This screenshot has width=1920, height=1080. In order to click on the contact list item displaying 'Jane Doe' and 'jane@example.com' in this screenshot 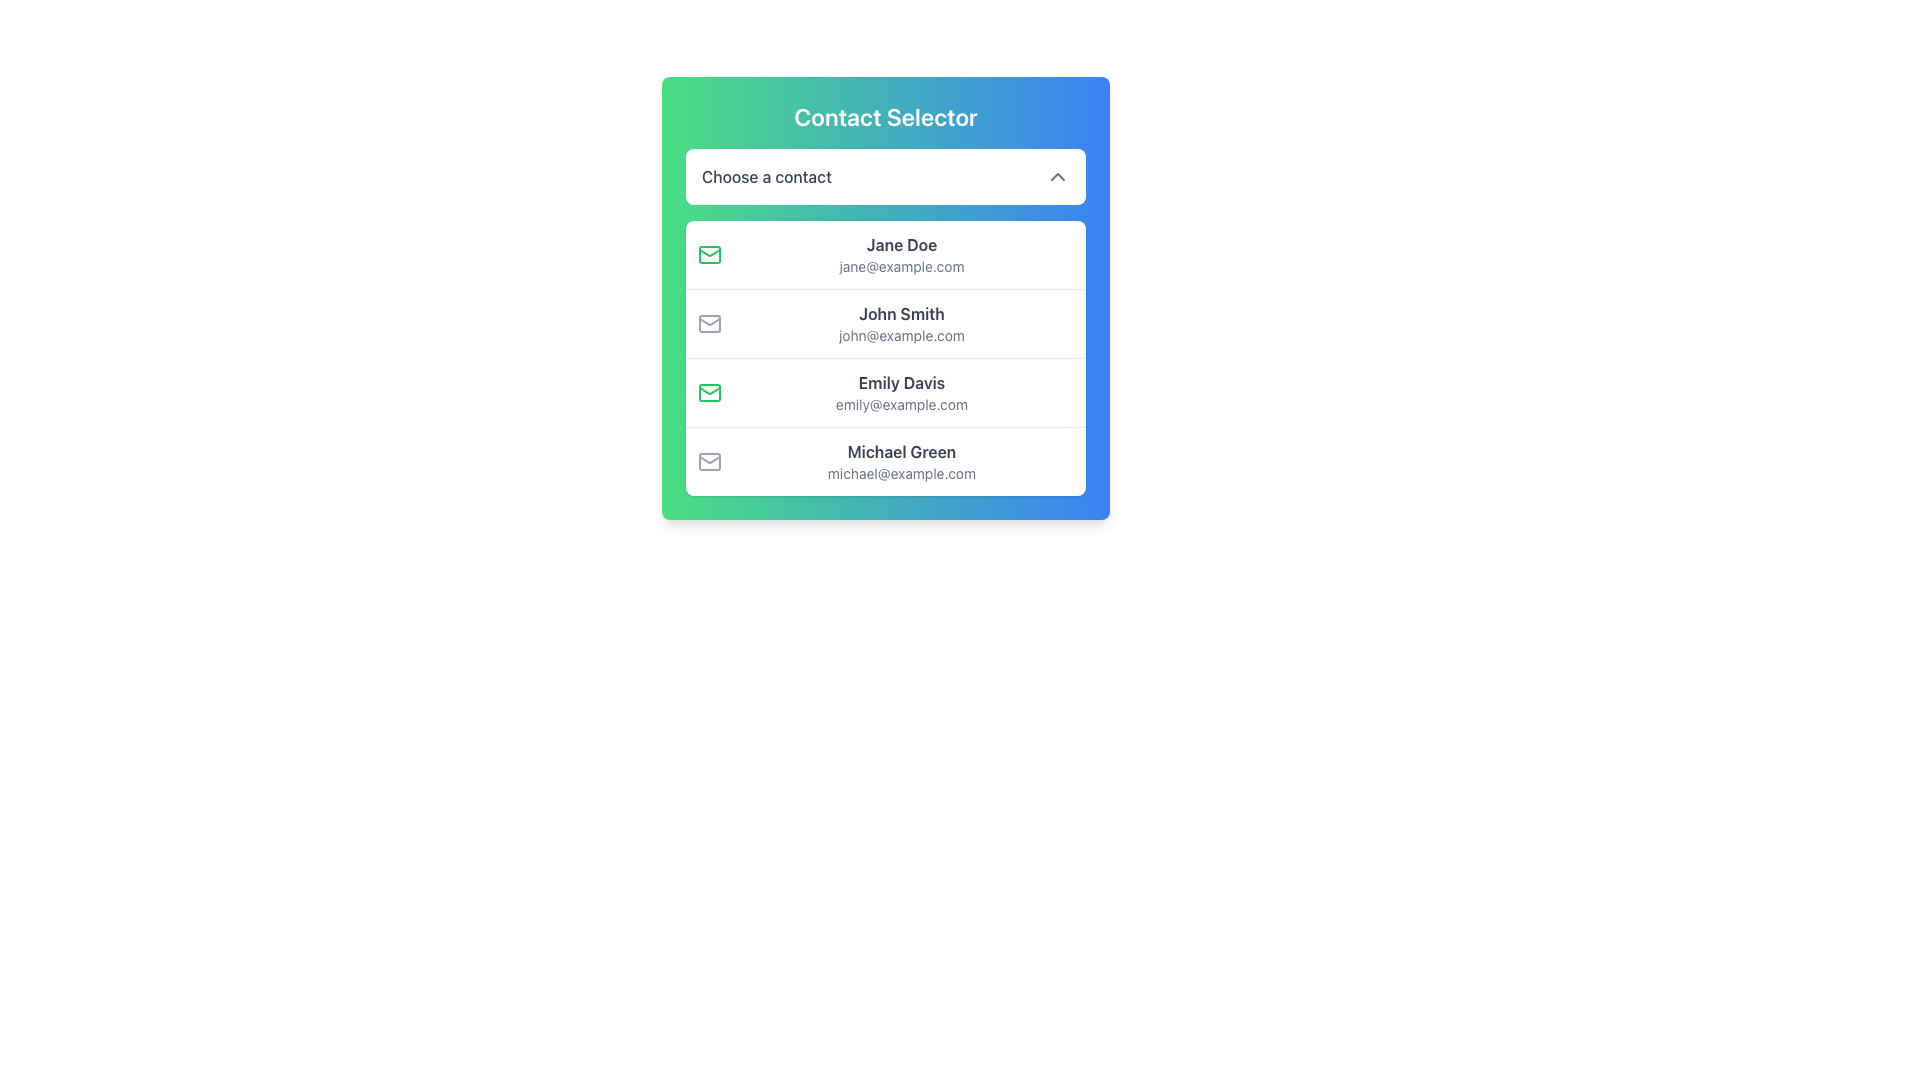, I will do `click(901, 253)`.